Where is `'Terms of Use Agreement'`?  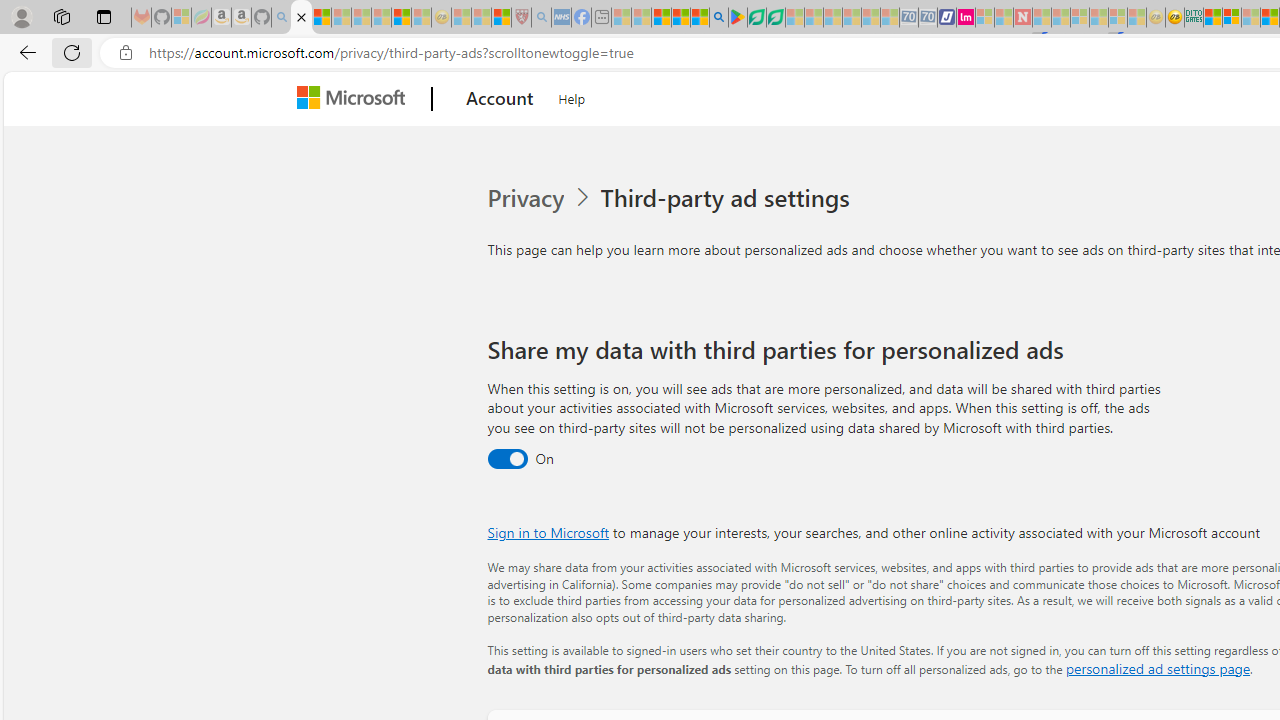 'Terms of Use Agreement' is located at coordinates (755, 17).